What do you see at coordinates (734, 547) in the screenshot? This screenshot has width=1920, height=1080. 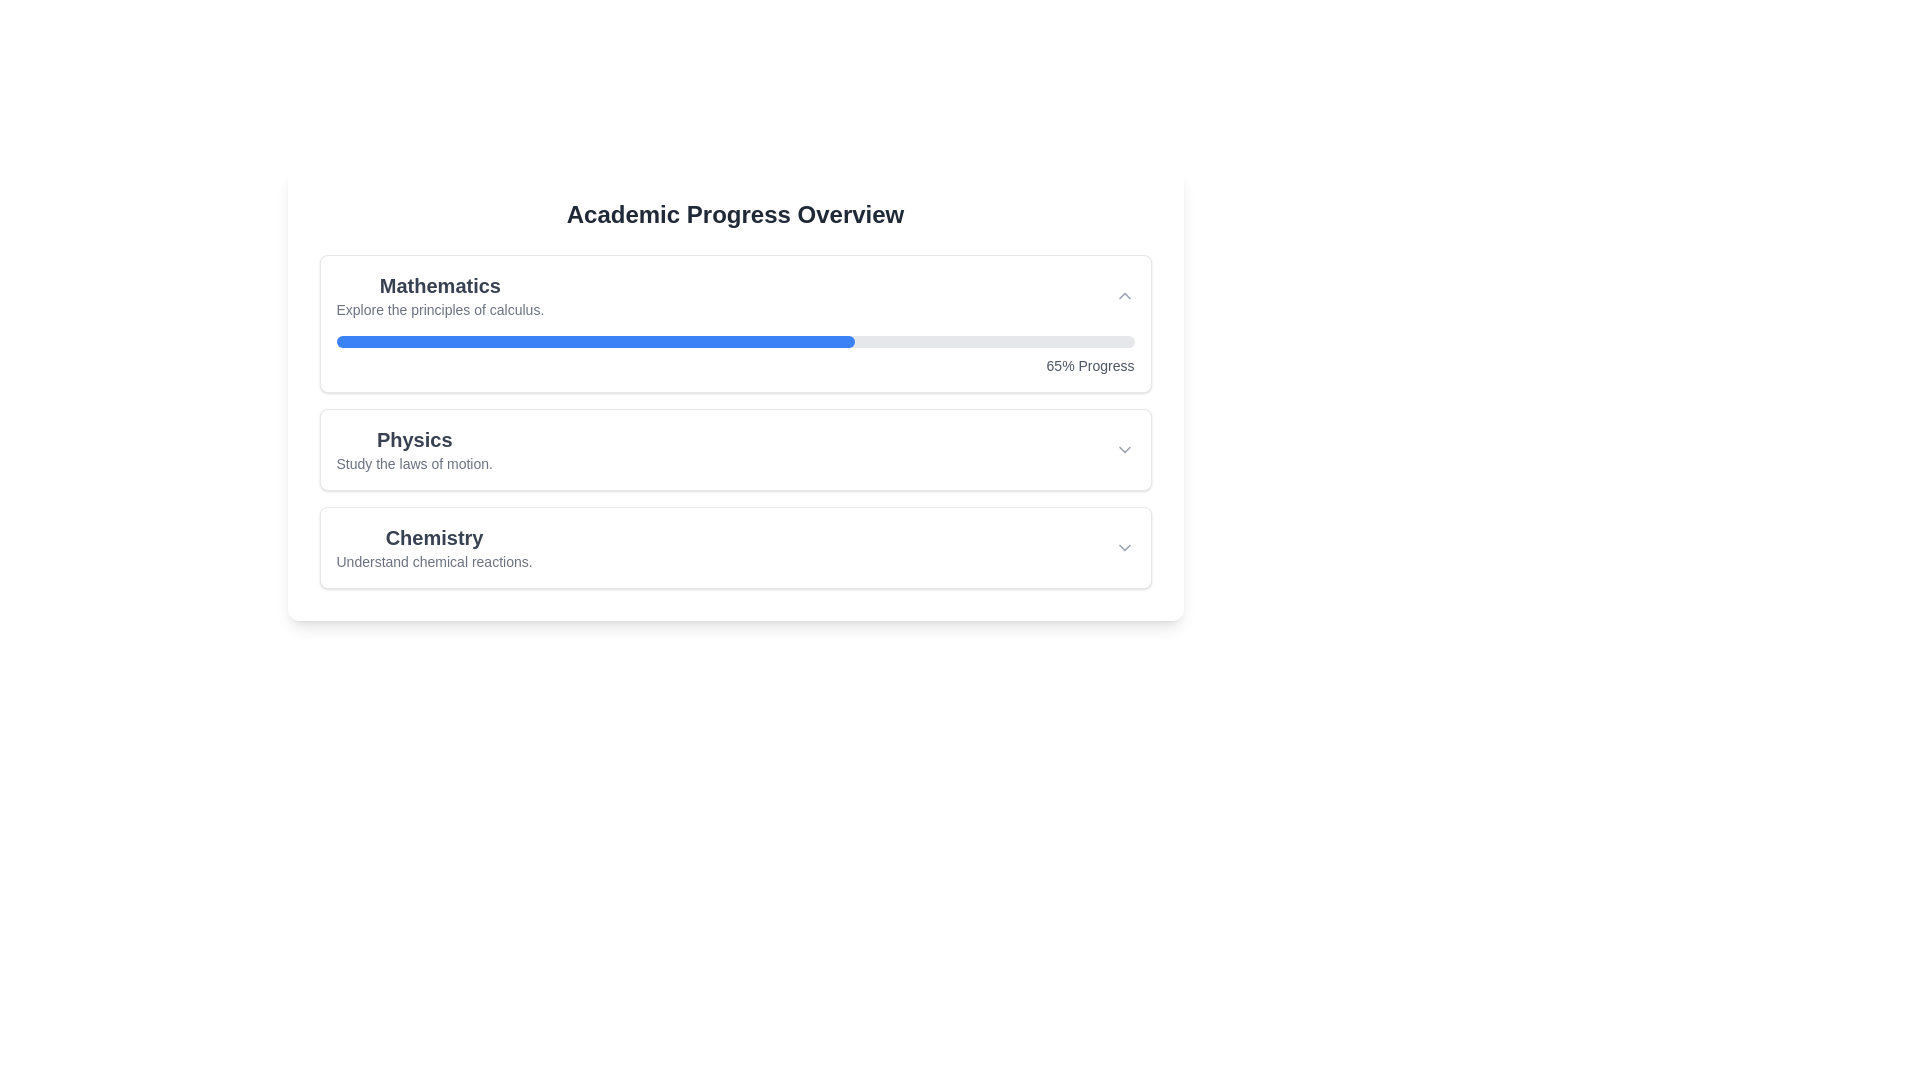 I see `the third Interactive List Item labeled 'Chemistry'` at bounding box center [734, 547].